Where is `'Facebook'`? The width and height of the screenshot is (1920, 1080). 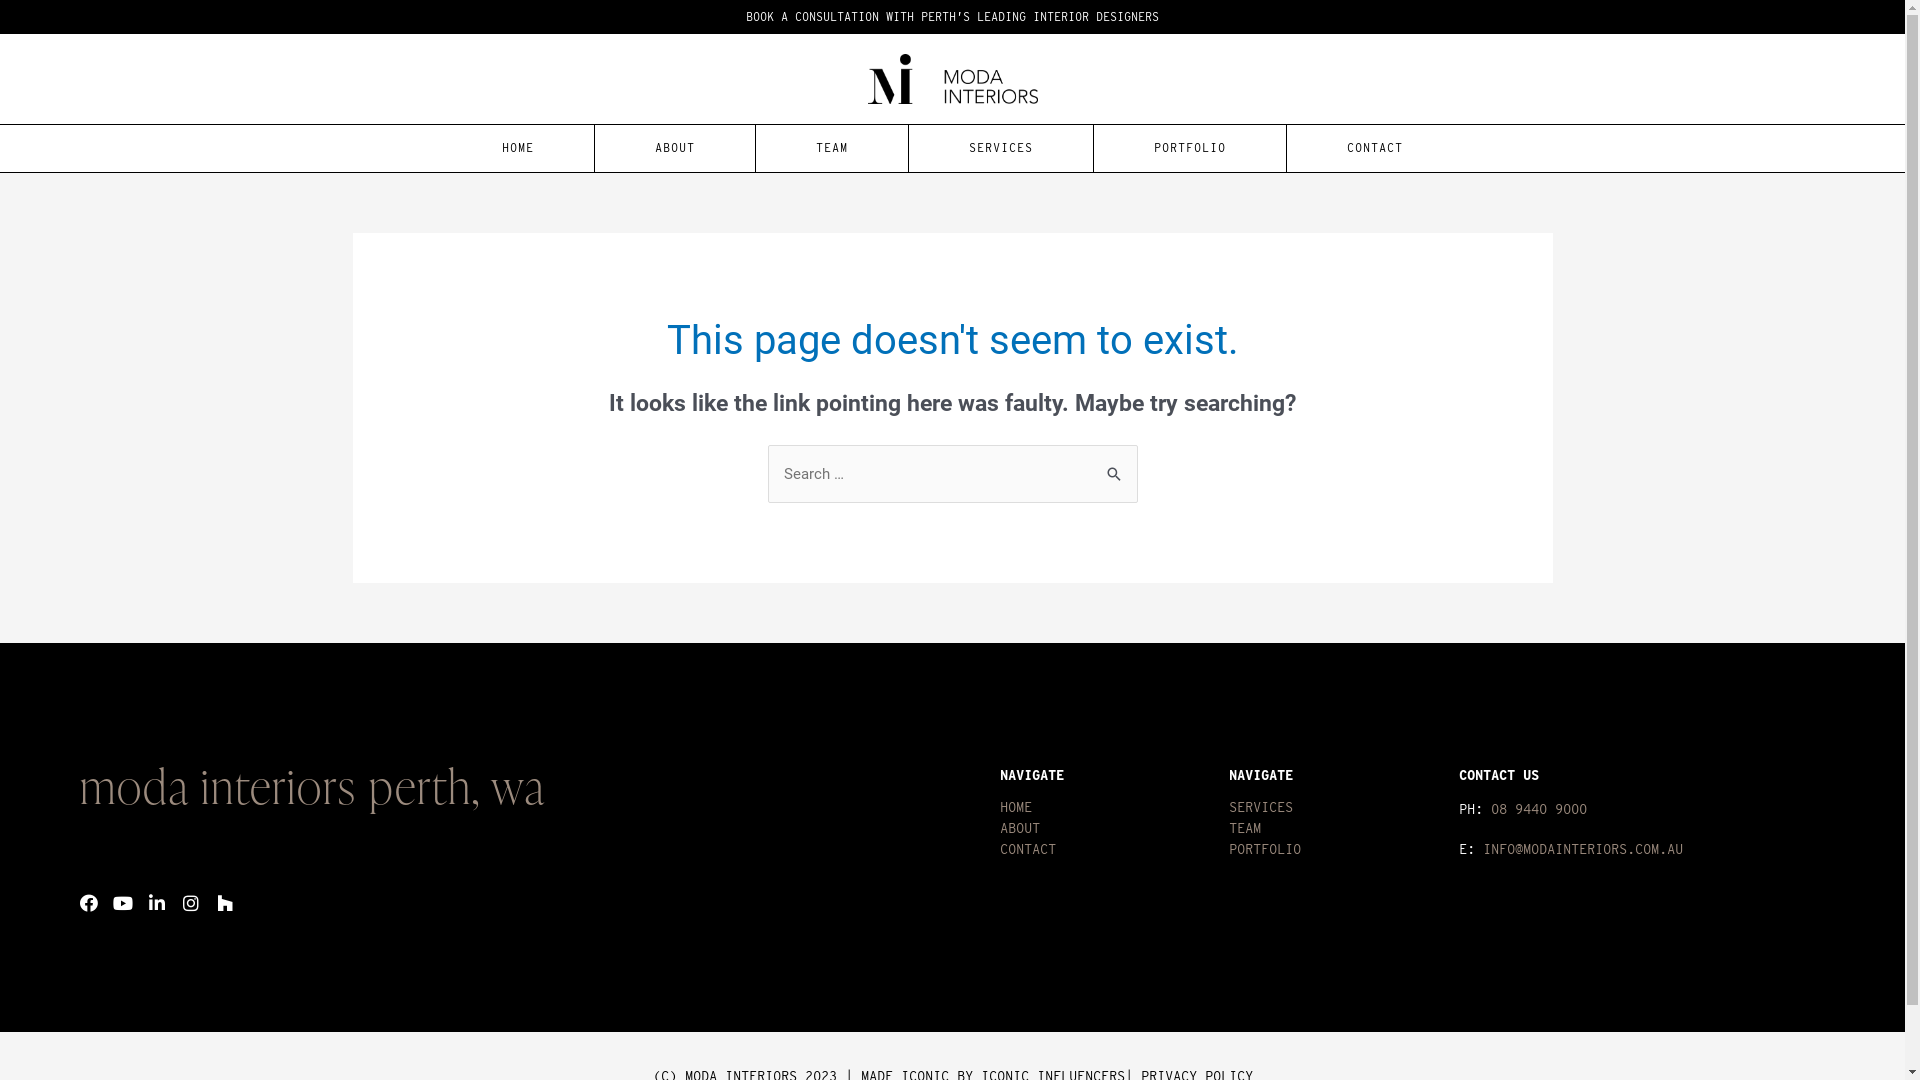 'Facebook' is located at coordinates (88, 902).